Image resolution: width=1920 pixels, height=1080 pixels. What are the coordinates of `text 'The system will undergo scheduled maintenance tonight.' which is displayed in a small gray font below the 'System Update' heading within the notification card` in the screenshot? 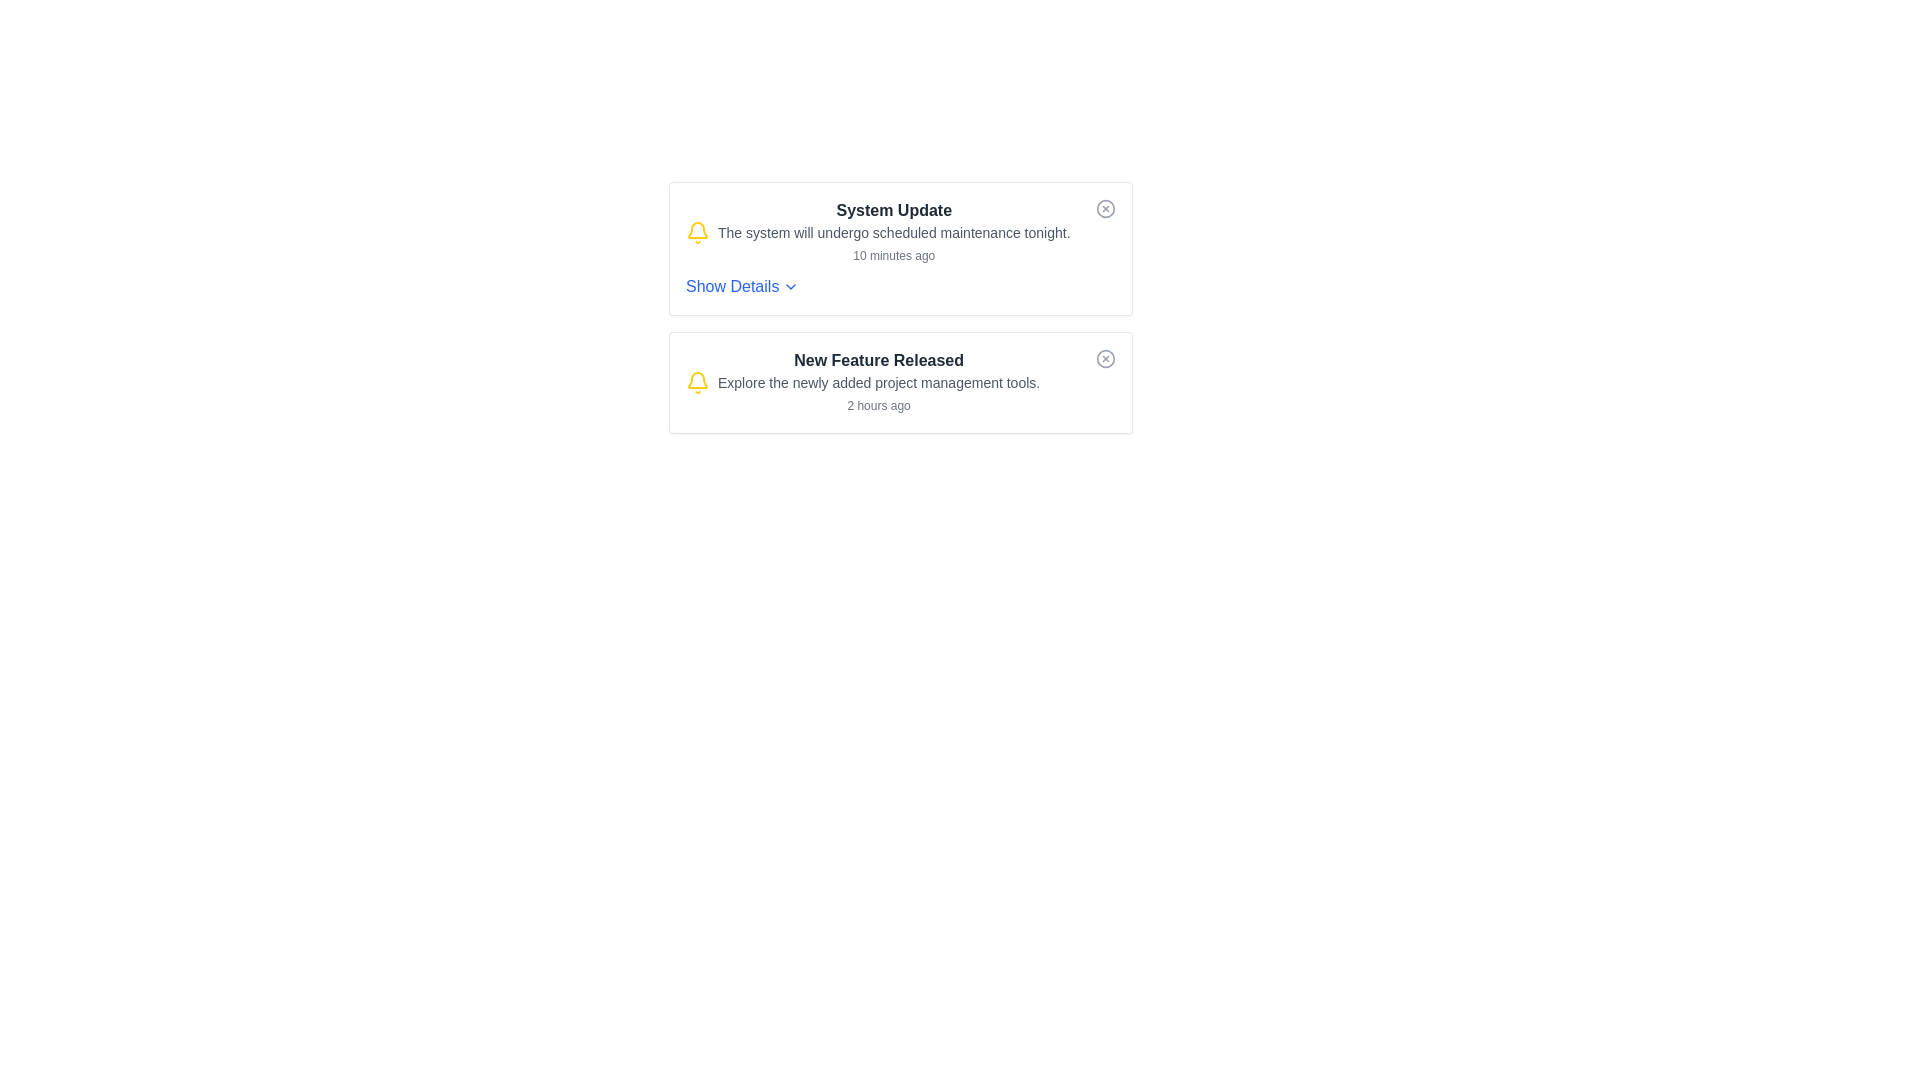 It's located at (893, 231).